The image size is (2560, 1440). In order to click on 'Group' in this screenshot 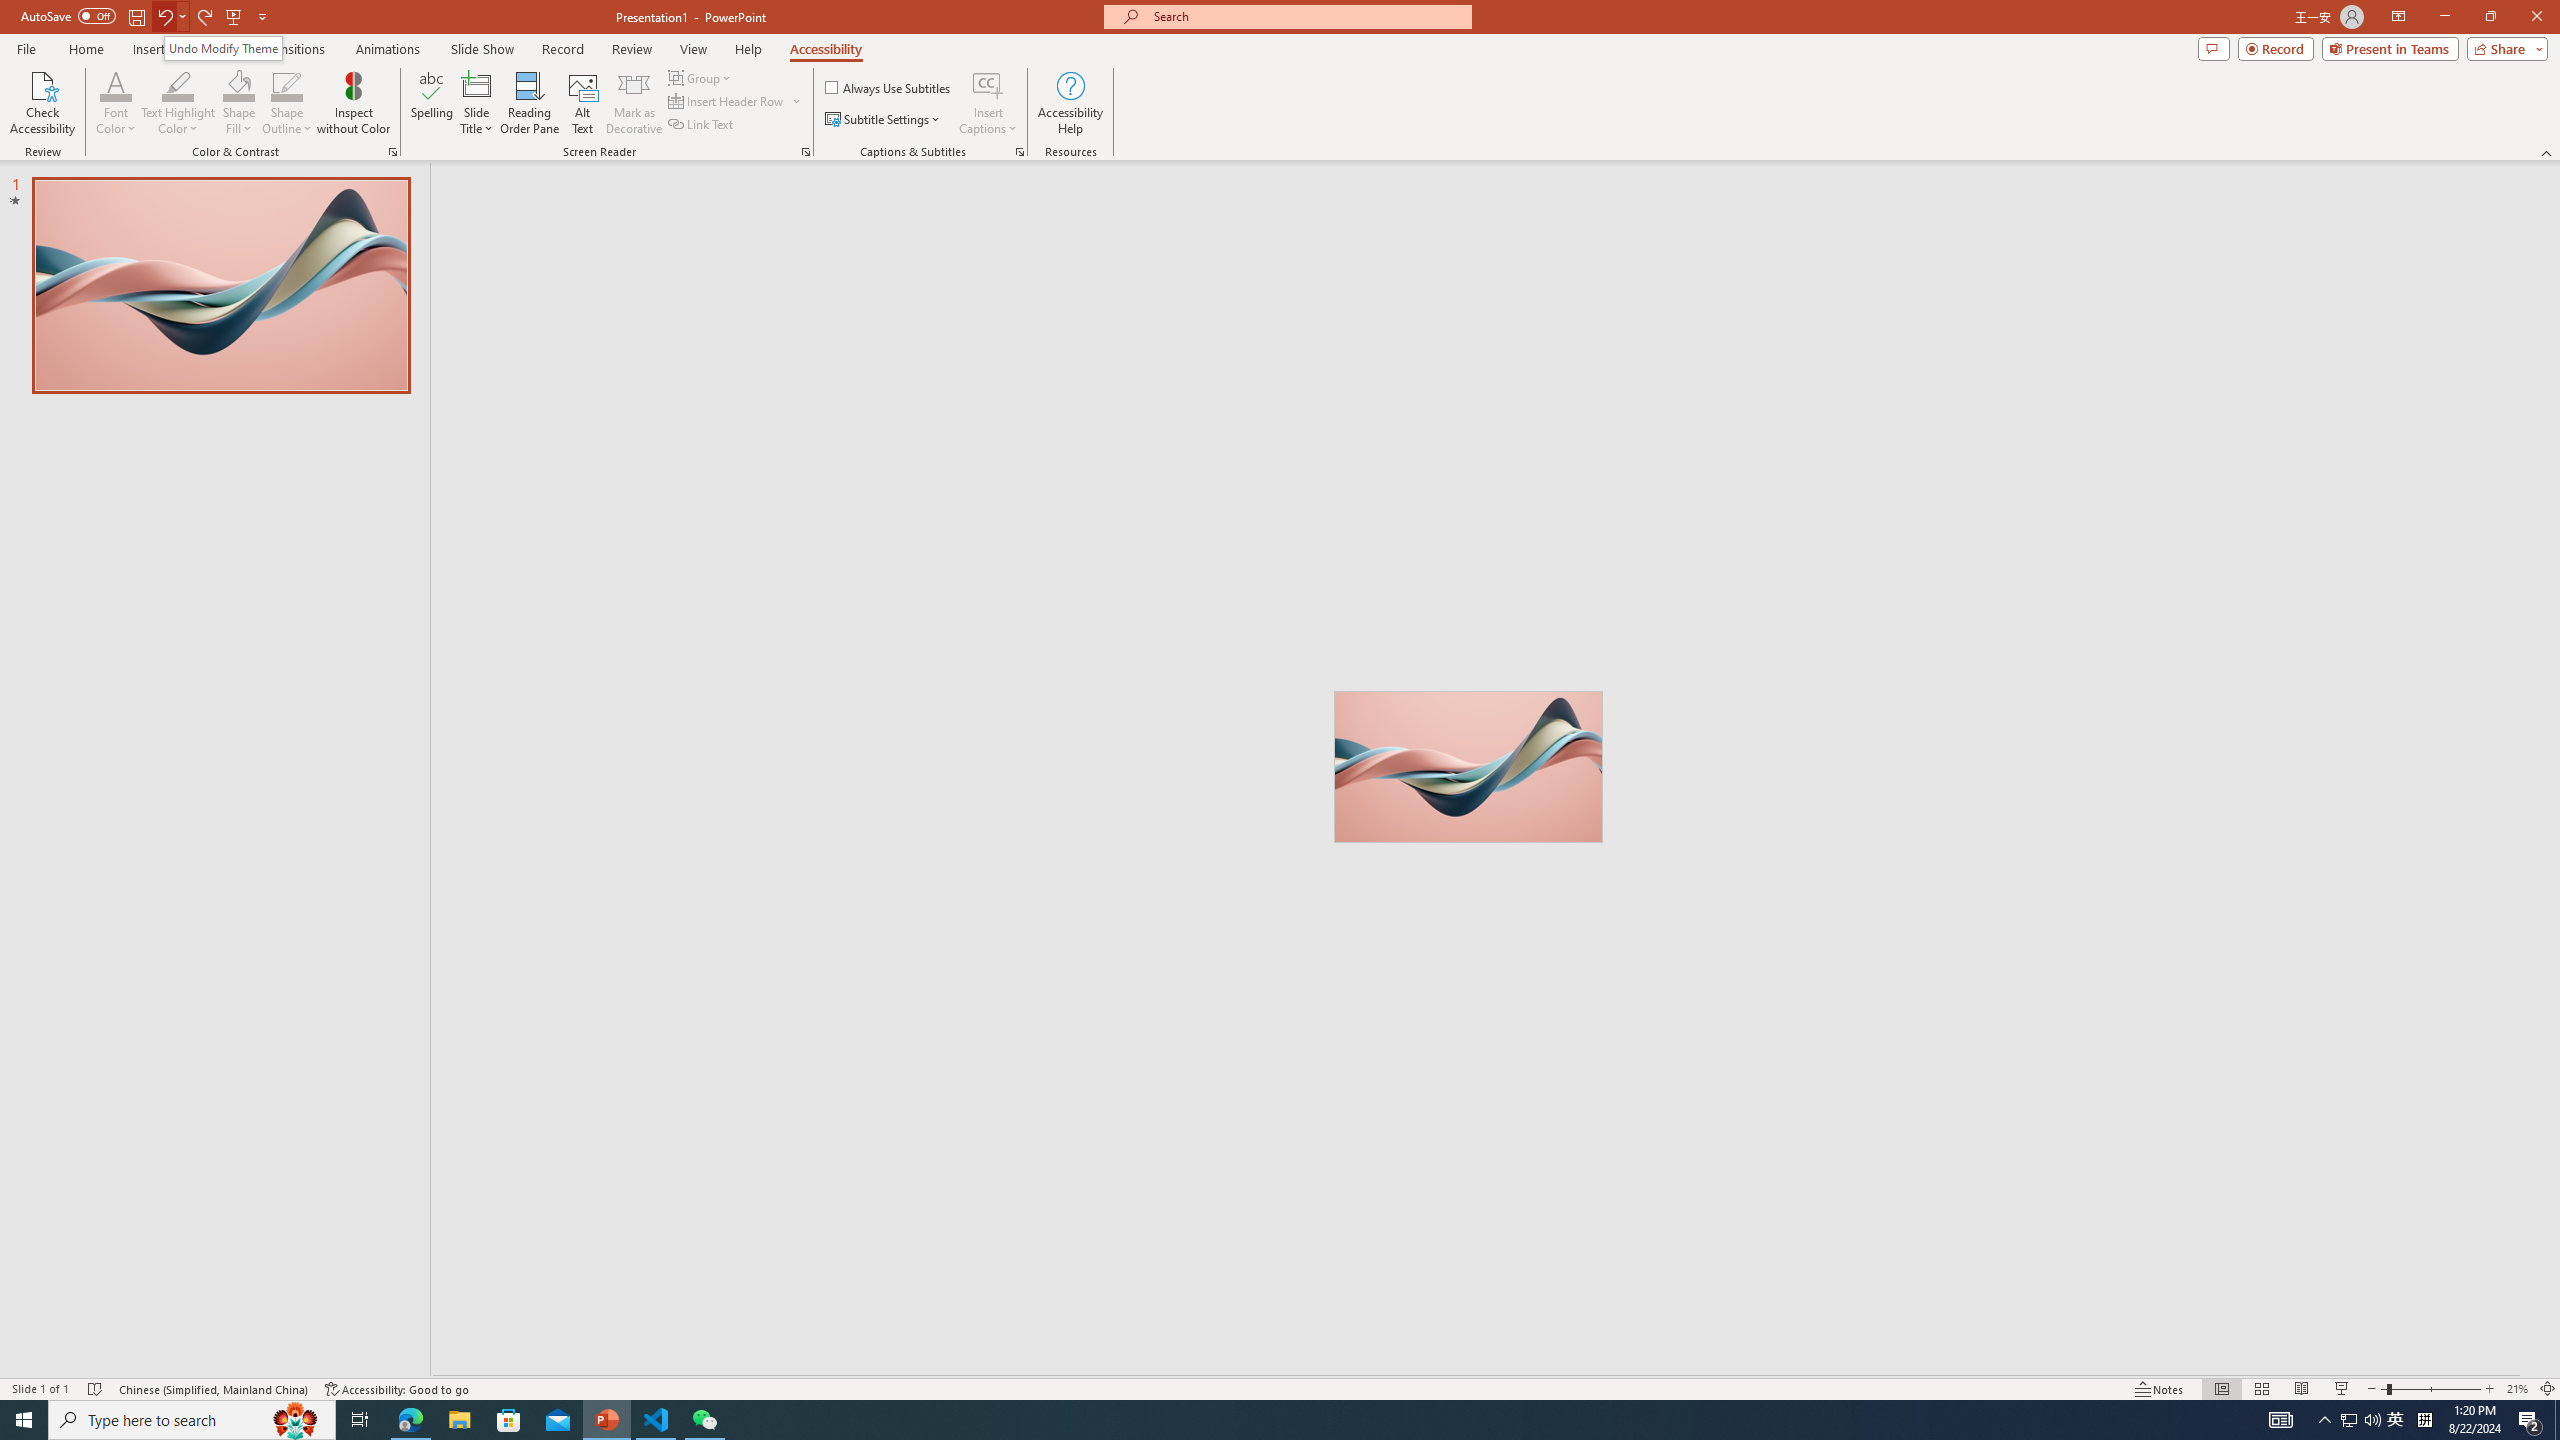, I will do `click(701, 77)`.